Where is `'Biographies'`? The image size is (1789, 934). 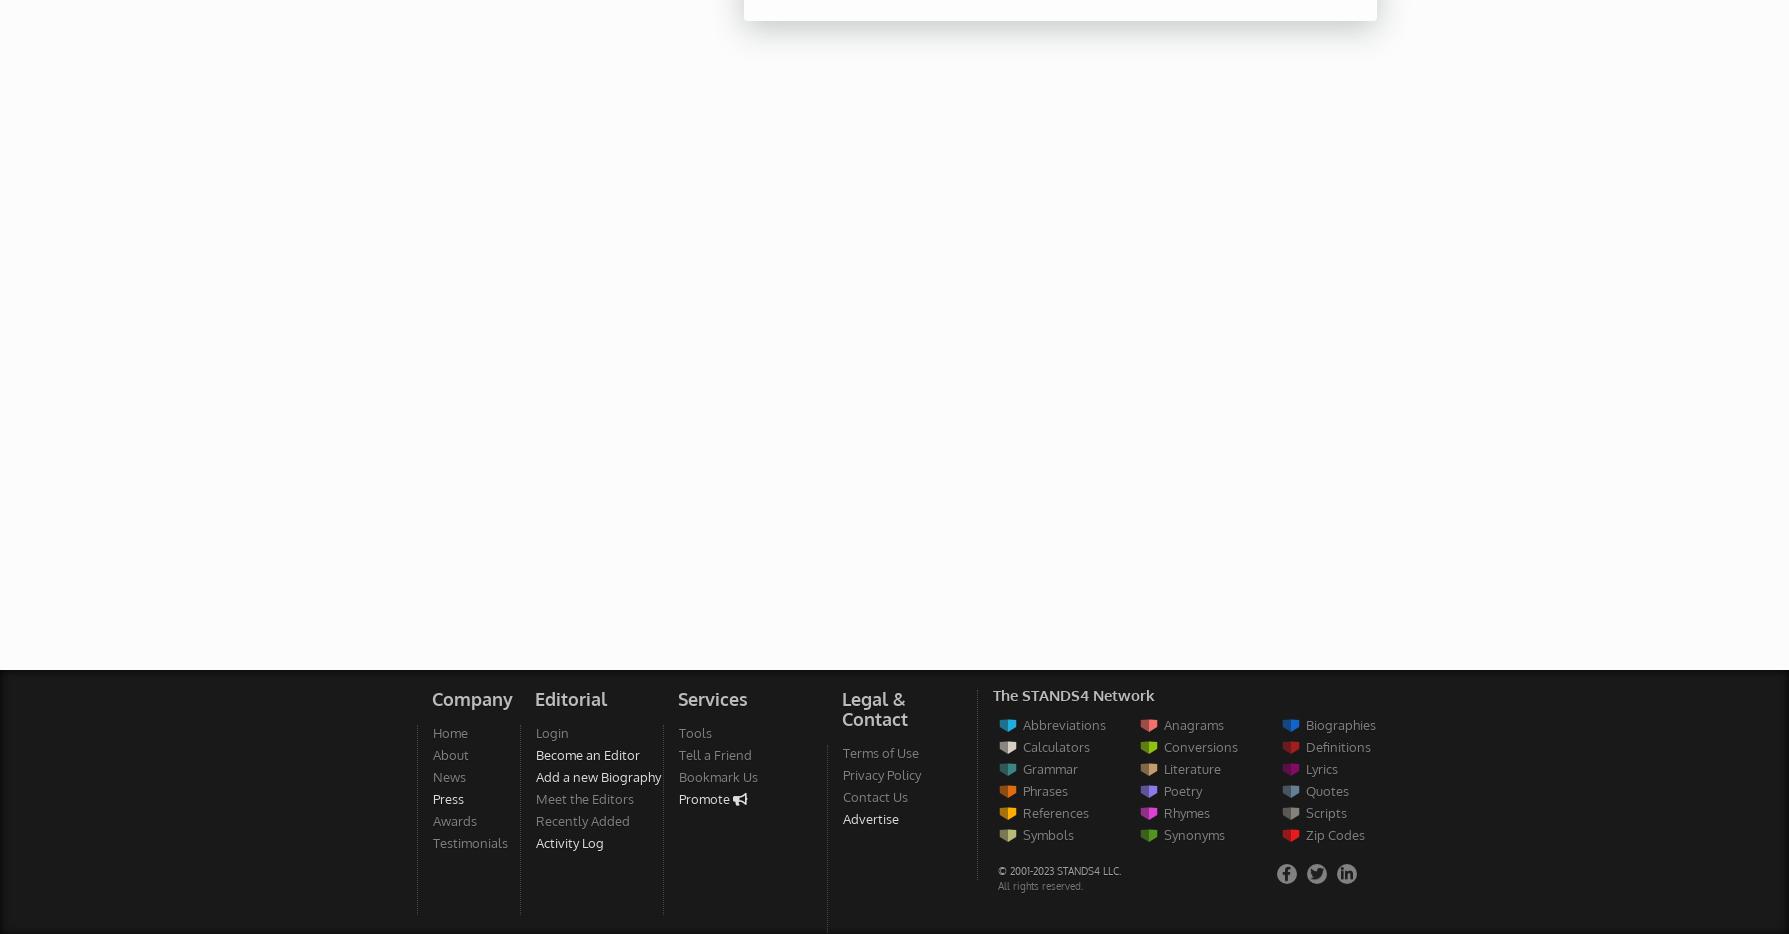
'Biographies' is located at coordinates (1305, 724).